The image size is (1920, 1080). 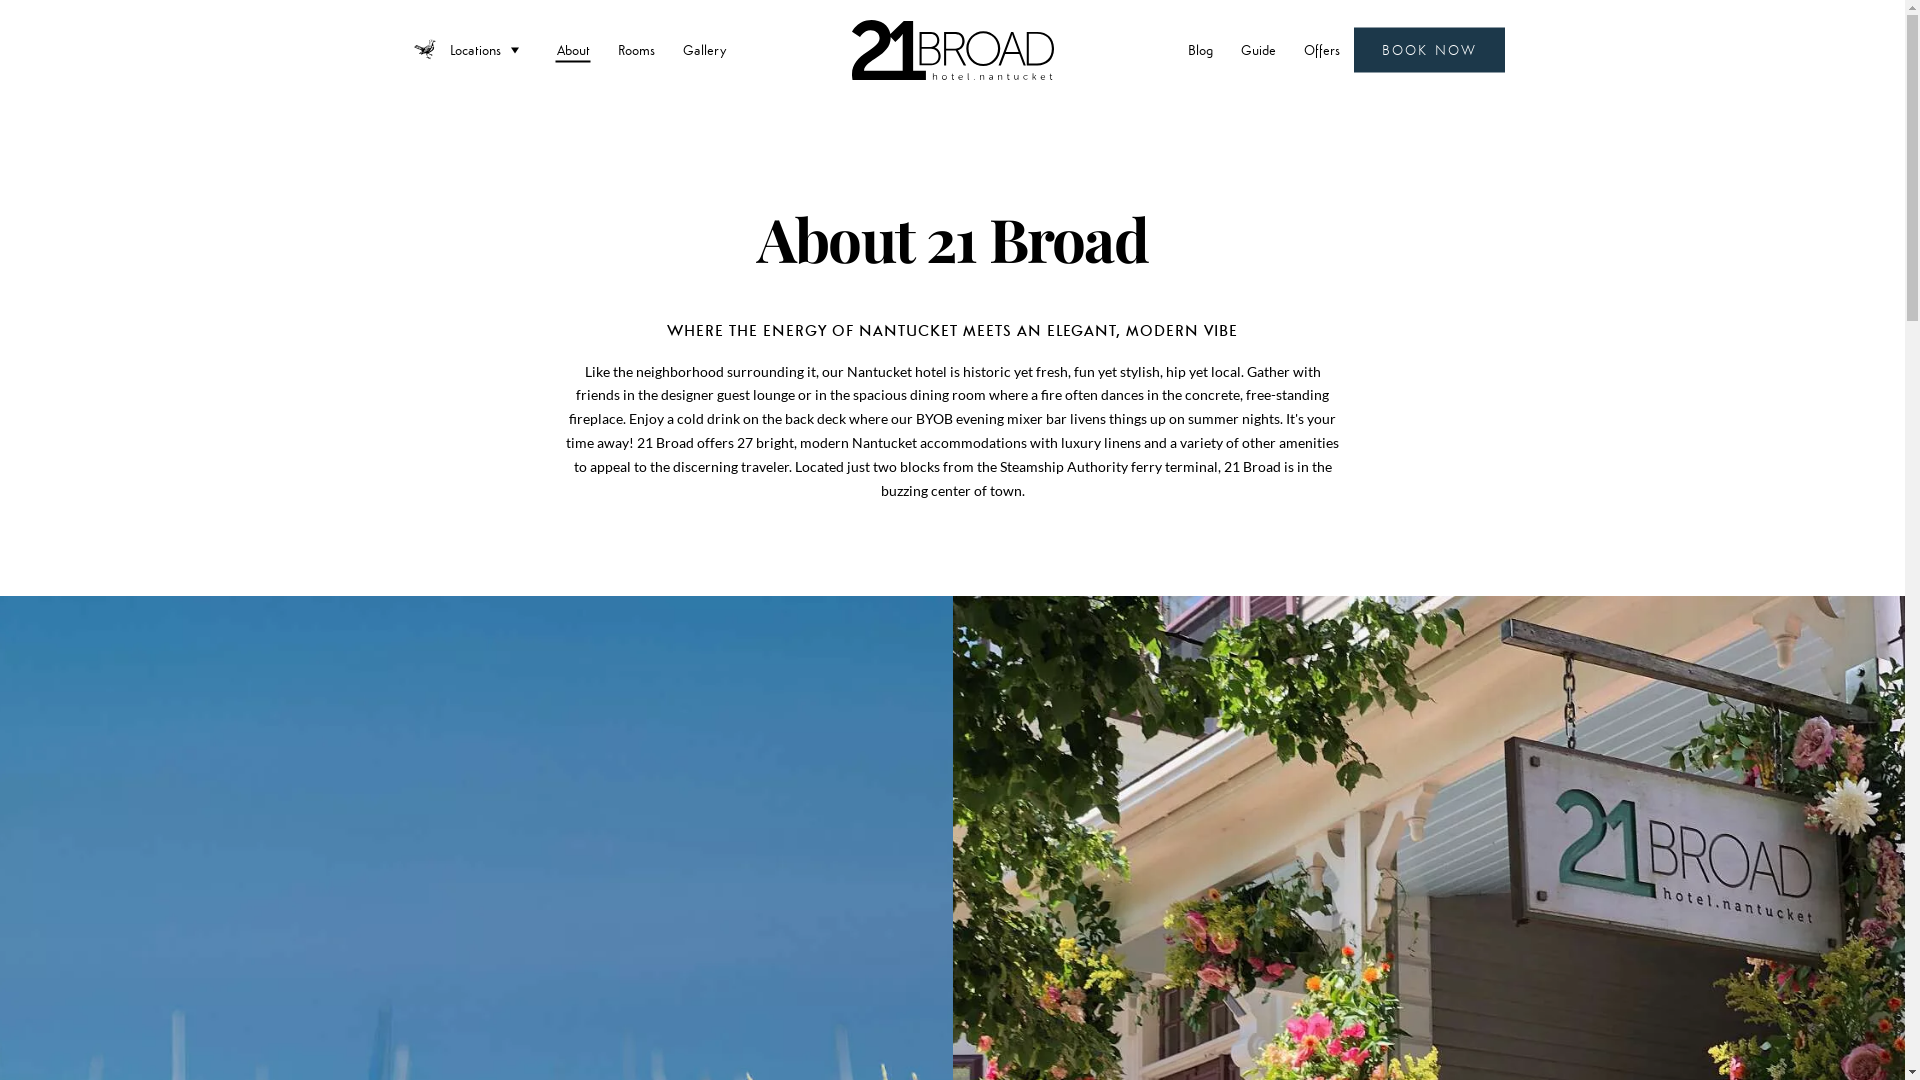 What do you see at coordinates (1321, 49) in the screenshot?
I see `'Offers'` at bounding box center [1321, 49].